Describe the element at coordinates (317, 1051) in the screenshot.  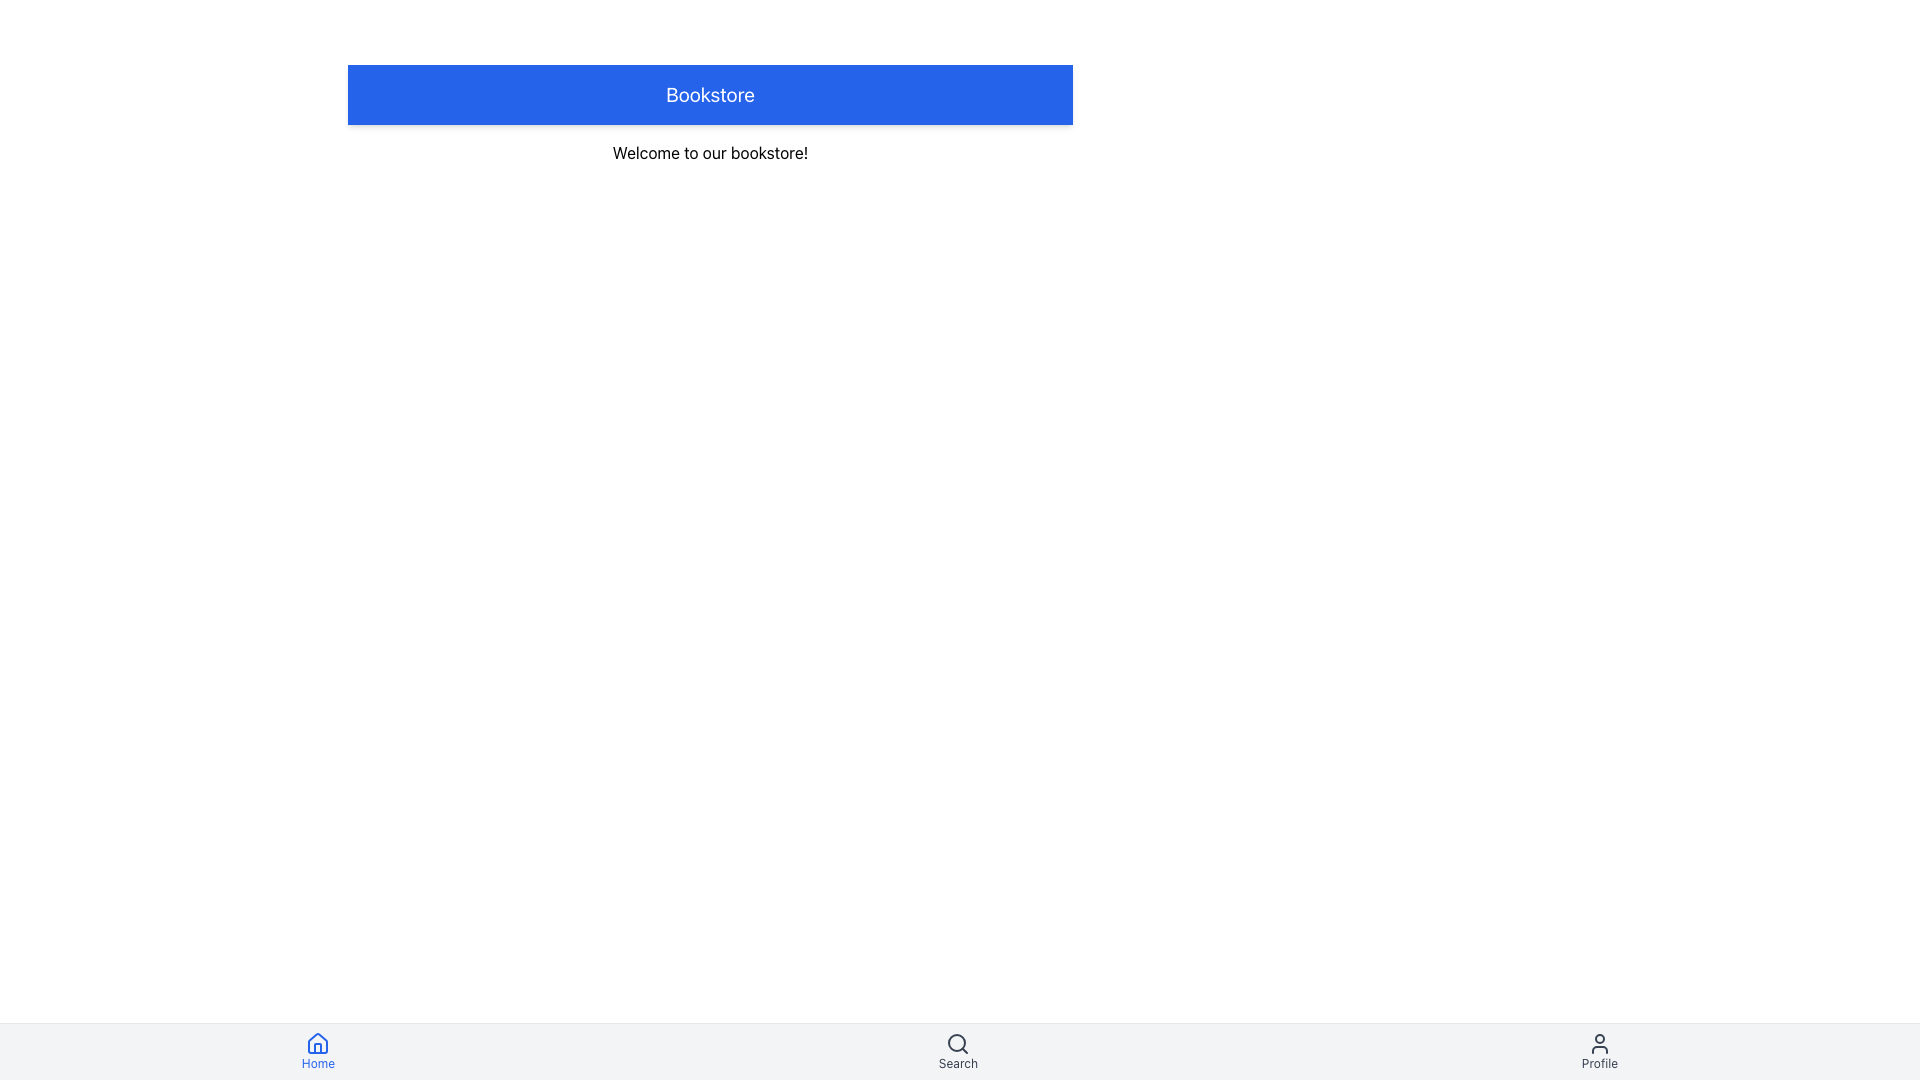
I see `the 'Home' button which has a house icon and blue text, located at the bottom left of the navigation bar` at that location.